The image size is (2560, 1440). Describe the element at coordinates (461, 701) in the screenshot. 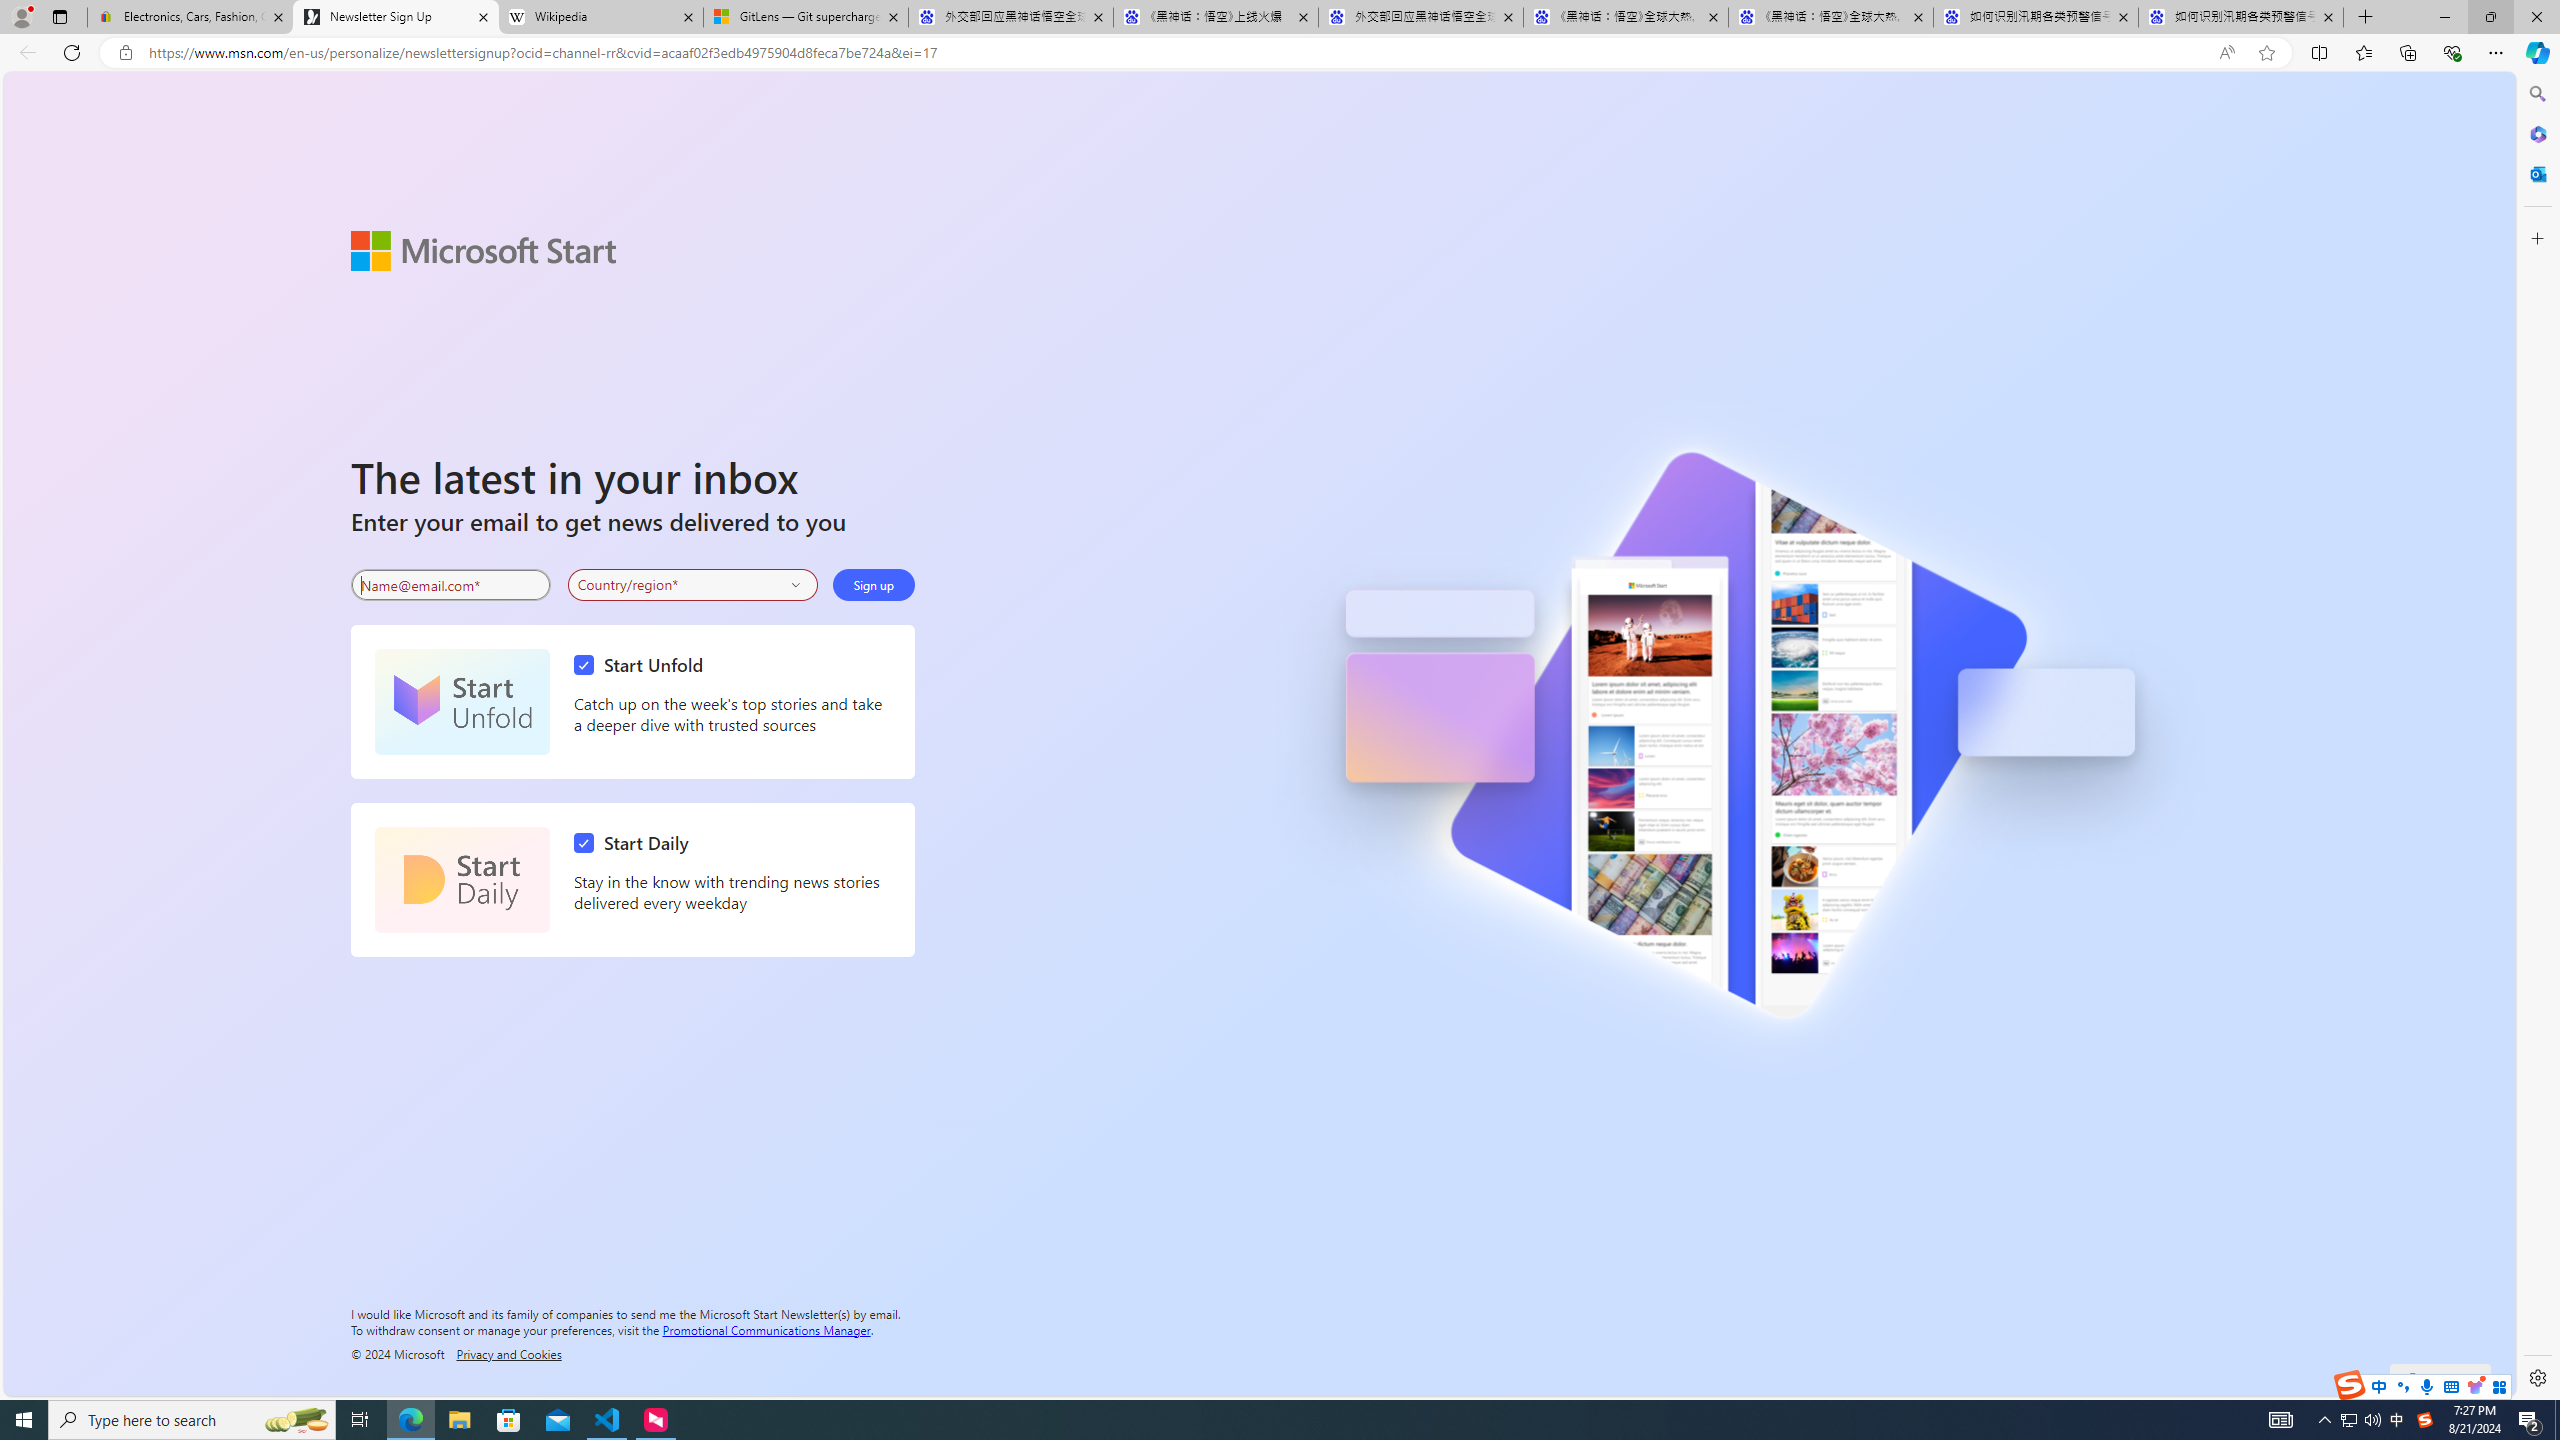

I see `'Start Unfold'` at that location.